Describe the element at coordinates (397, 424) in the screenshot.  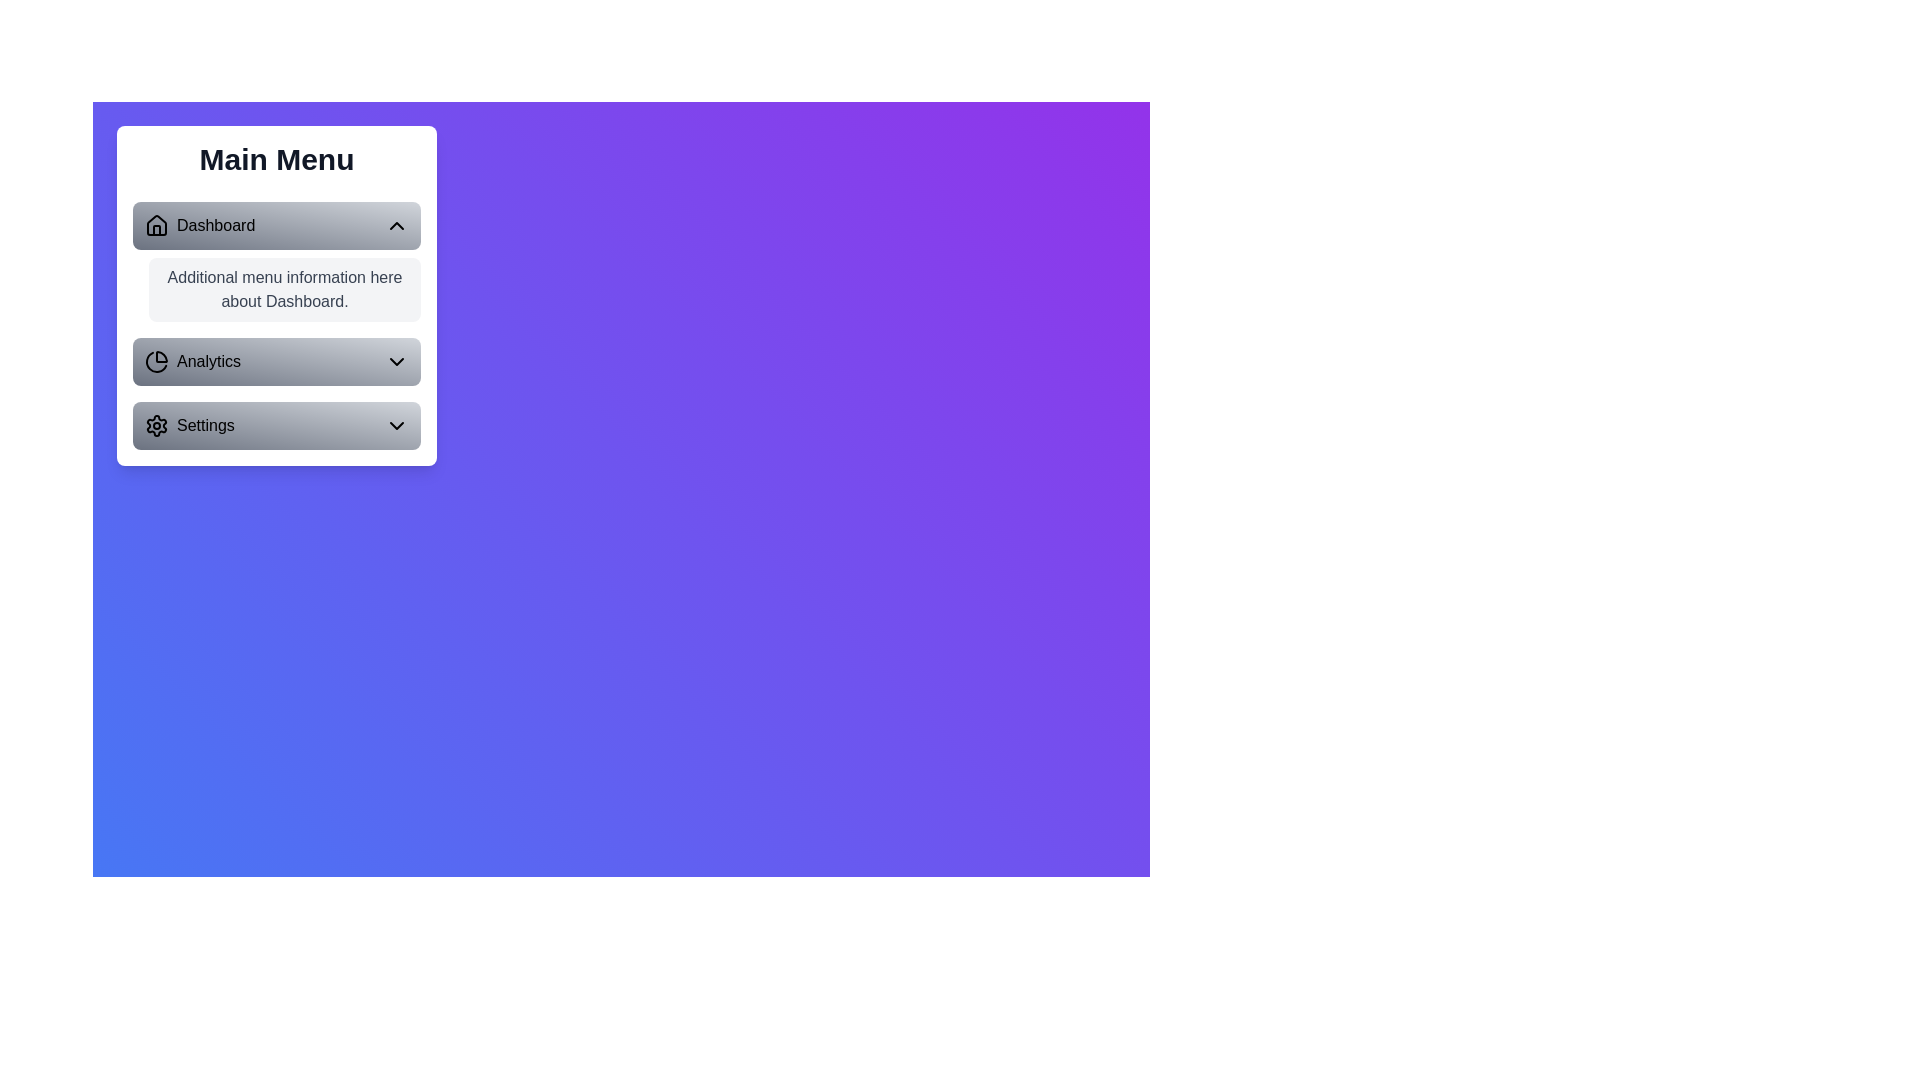
I see `the downward-pointing chevron icon located at the right side of the 'Settings' button in the vertical menu` at that location.